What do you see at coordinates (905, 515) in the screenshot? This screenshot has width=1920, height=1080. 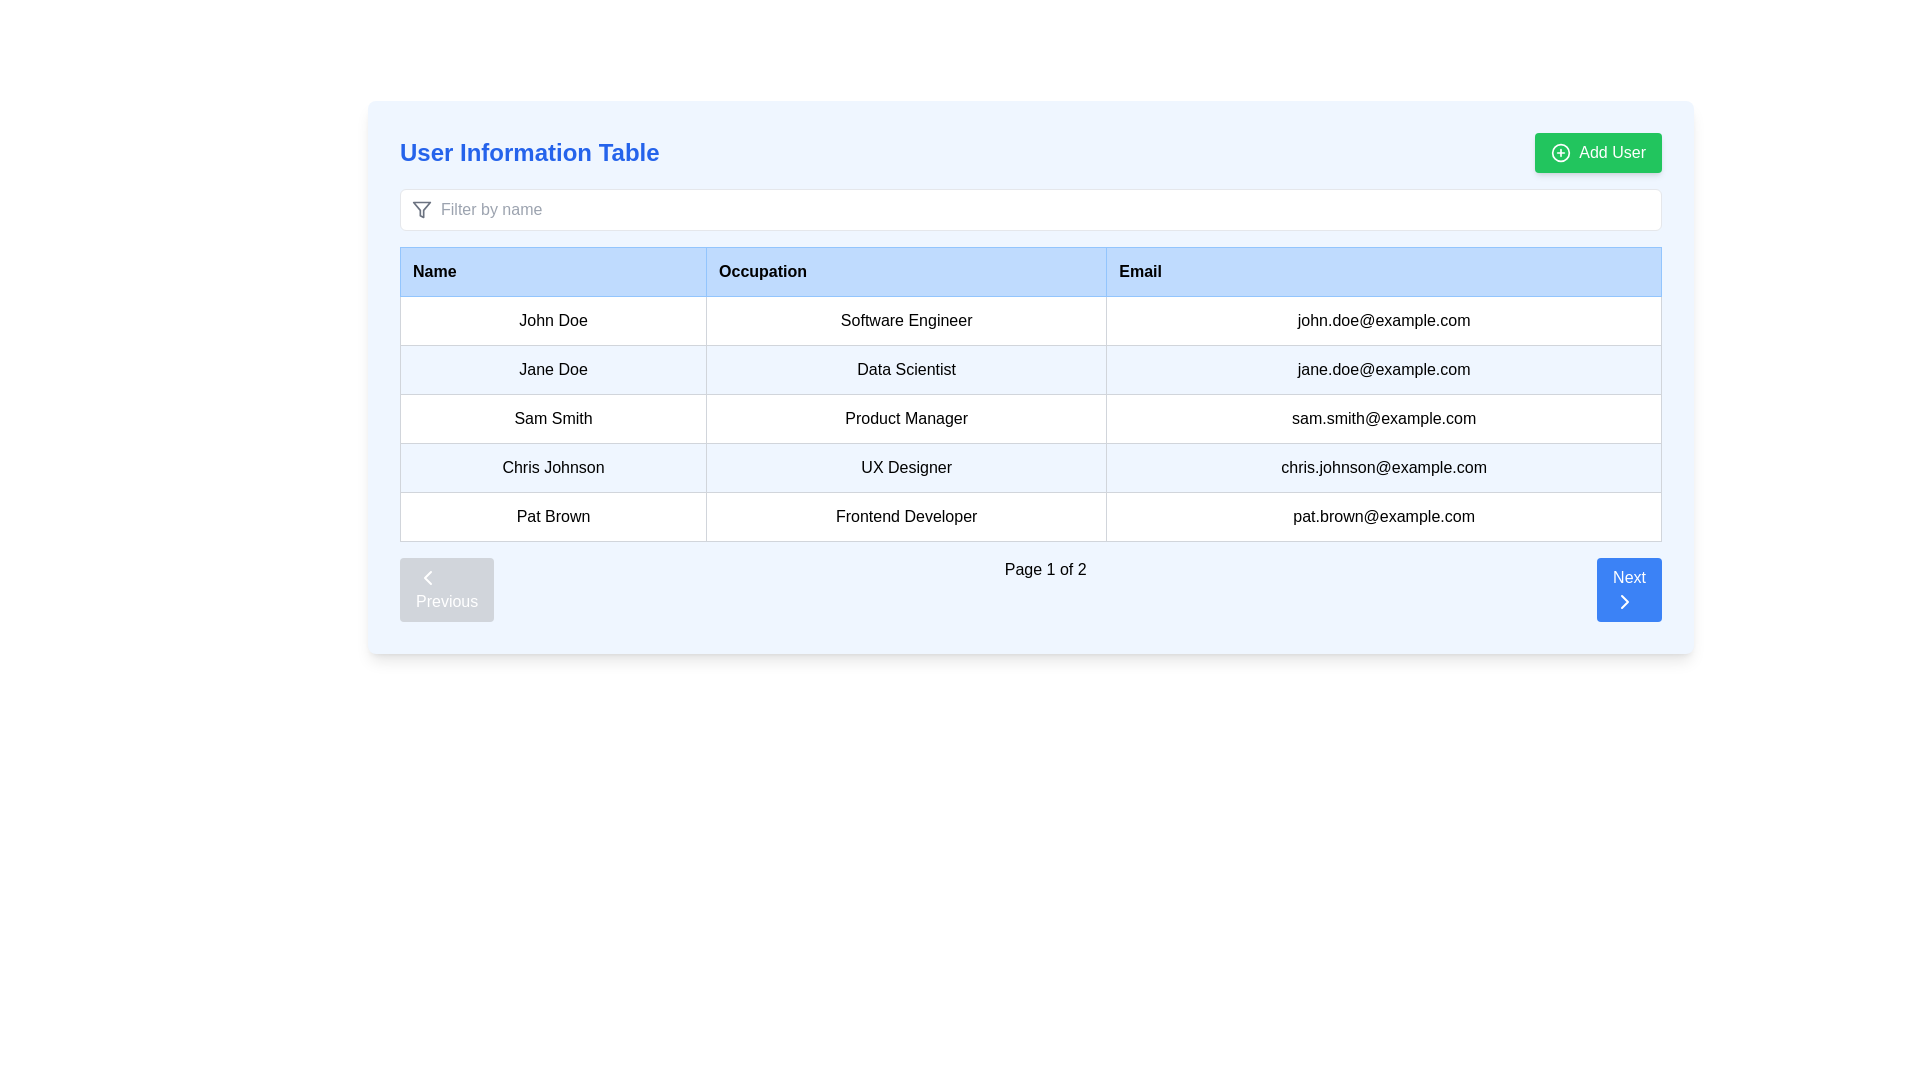 I see `the Text label displaying the job title 'Frontend Developer' for the user Pat Brown, located in the 'Occupation' column of the User Information Table` at bounding box center [905, 515].